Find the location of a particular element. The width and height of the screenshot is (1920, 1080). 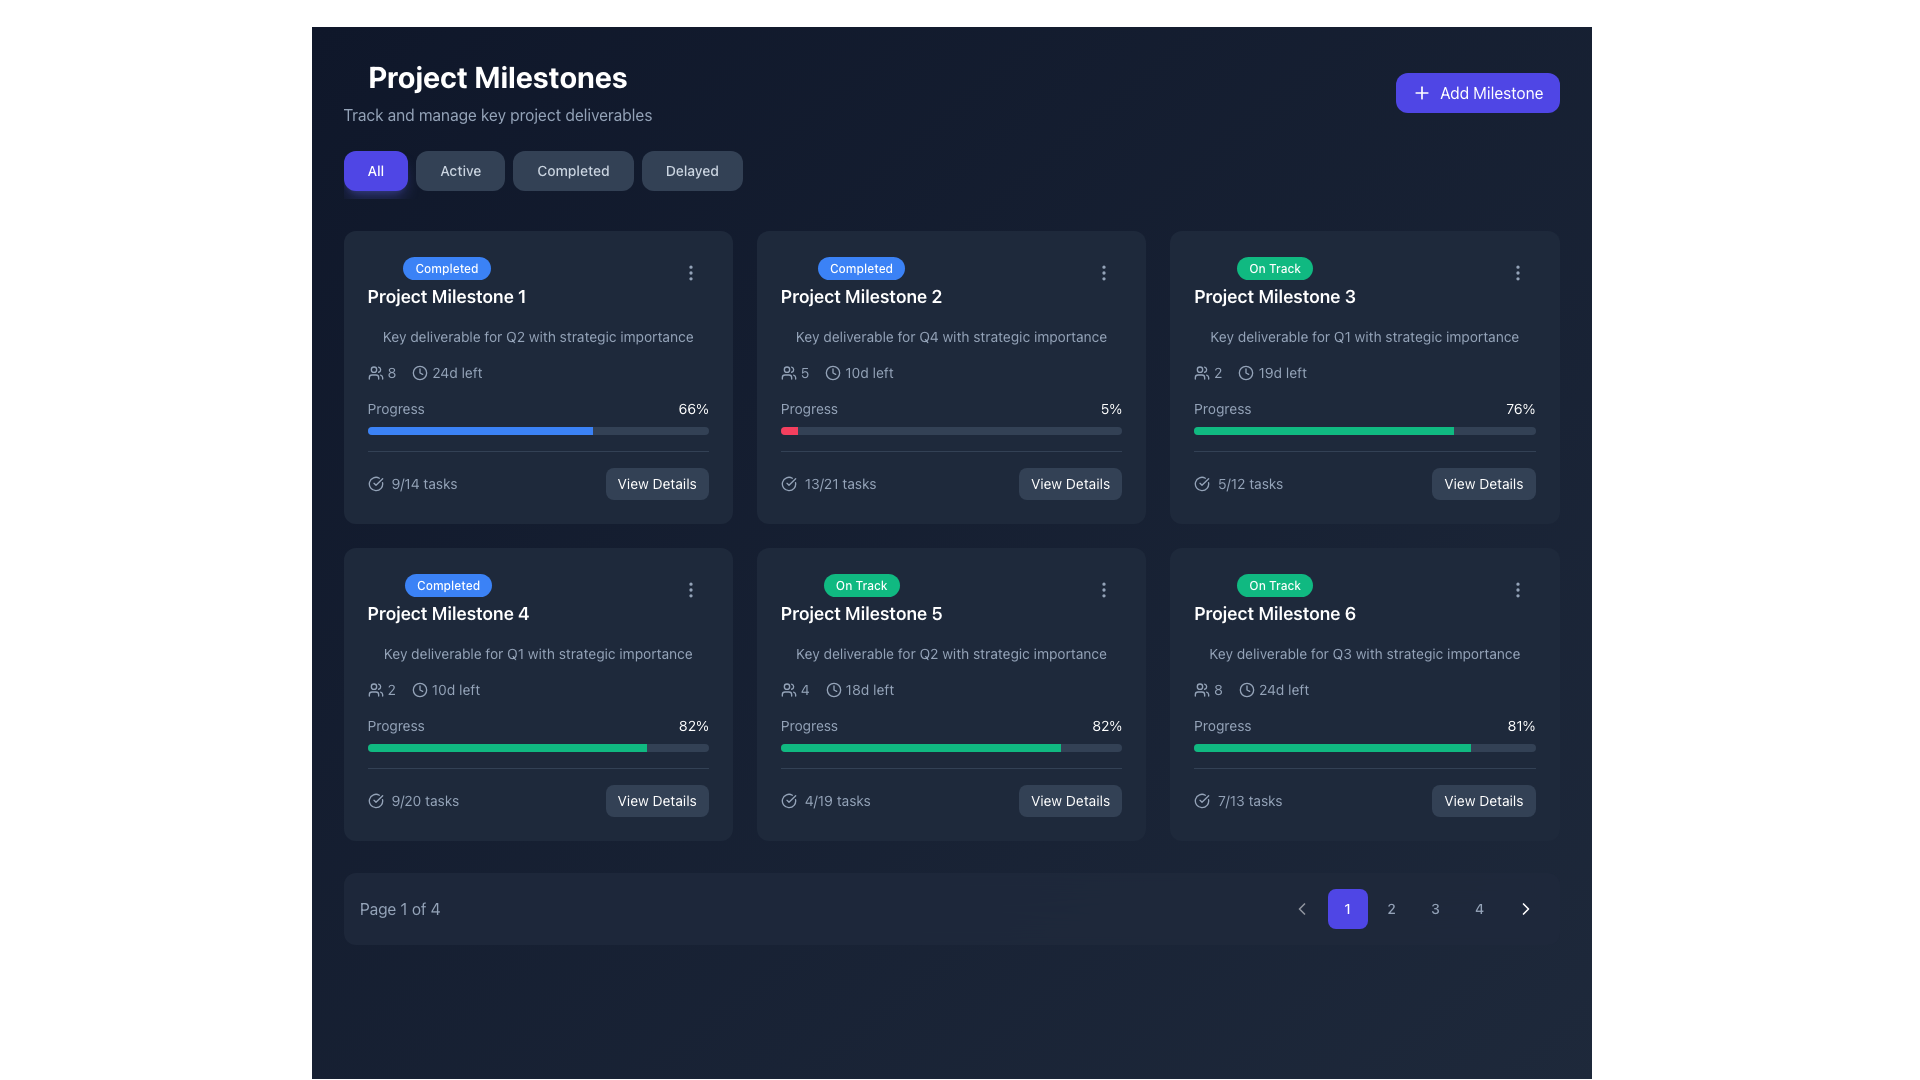

the Progress indicator (progress bar) that visually represents '76%' for 'Project Milestone 3', located in the bottom half of the card below the text stating 'Progress' is located at coordinates (1363, 430).